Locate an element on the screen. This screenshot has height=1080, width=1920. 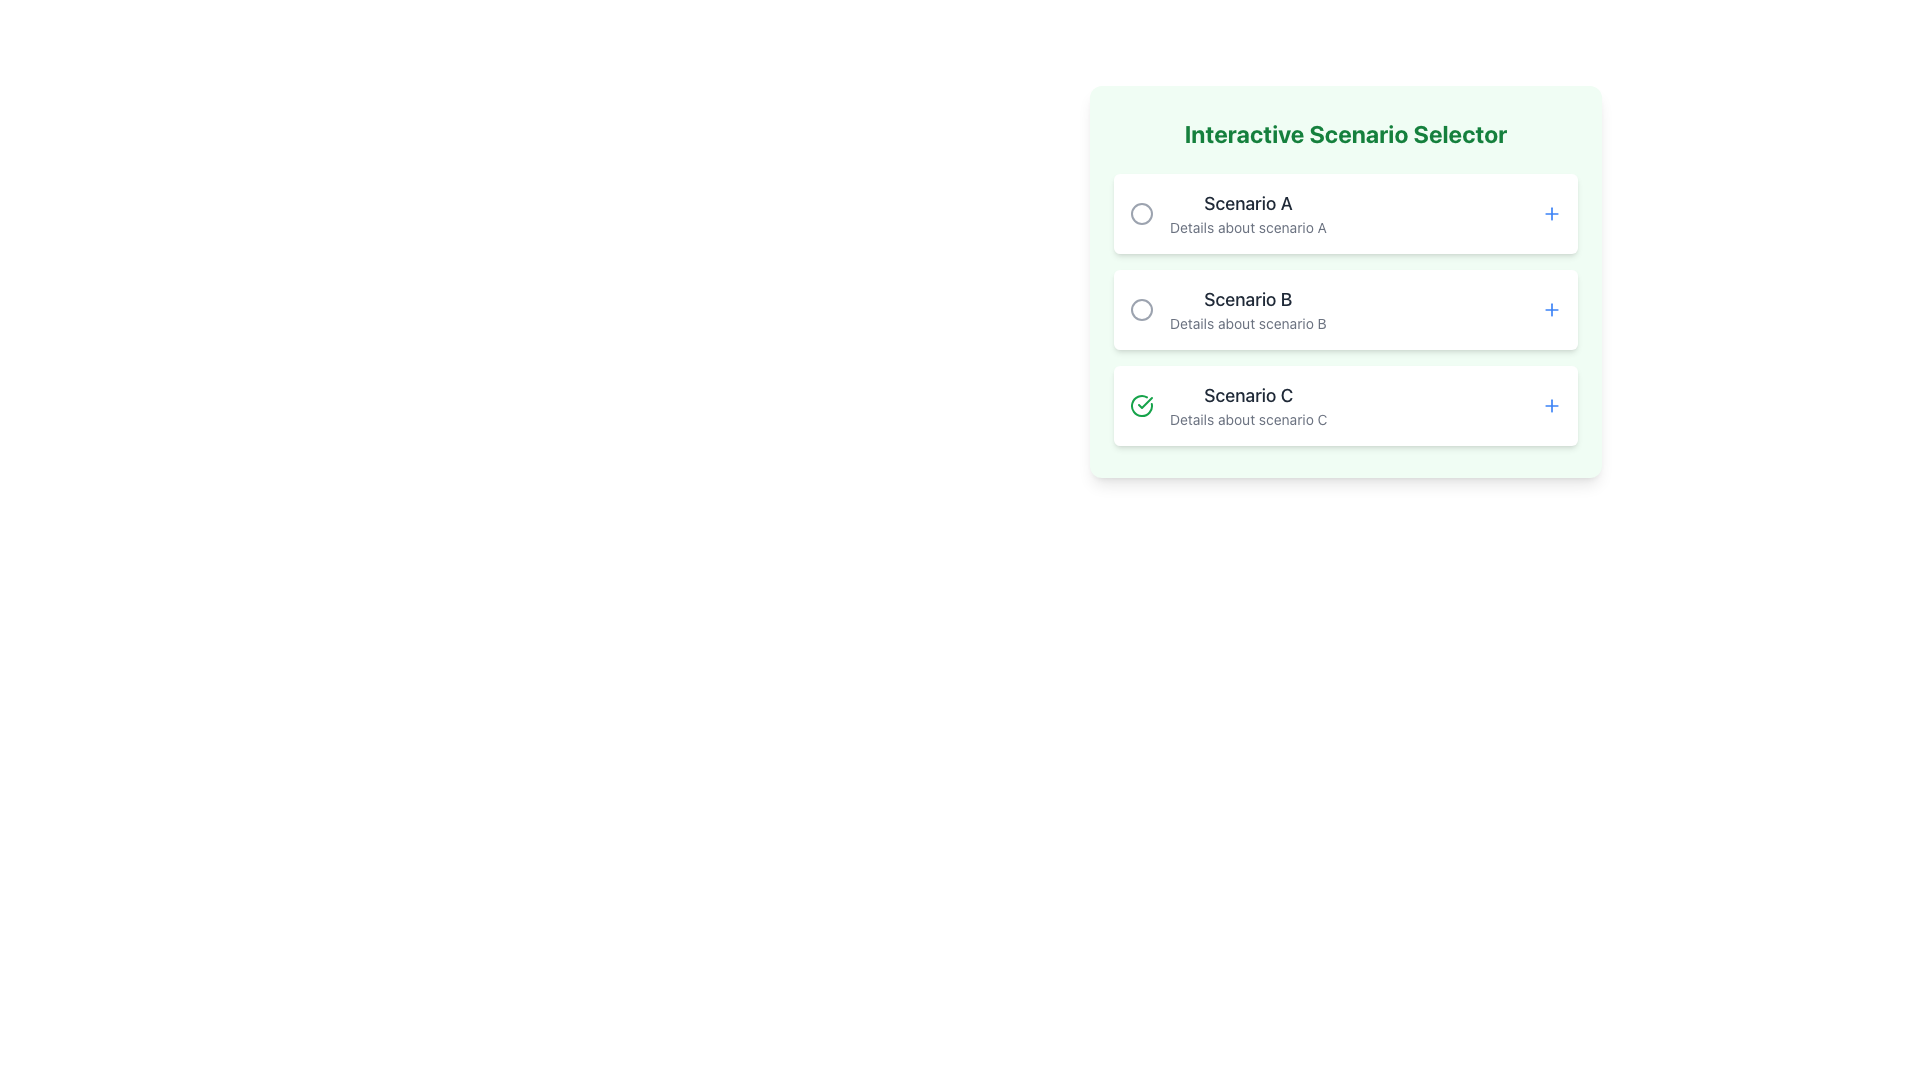
the small blue plus icon located at the top-right corner of the card for 'Scenario A' is located at coordinates (1550, 213).